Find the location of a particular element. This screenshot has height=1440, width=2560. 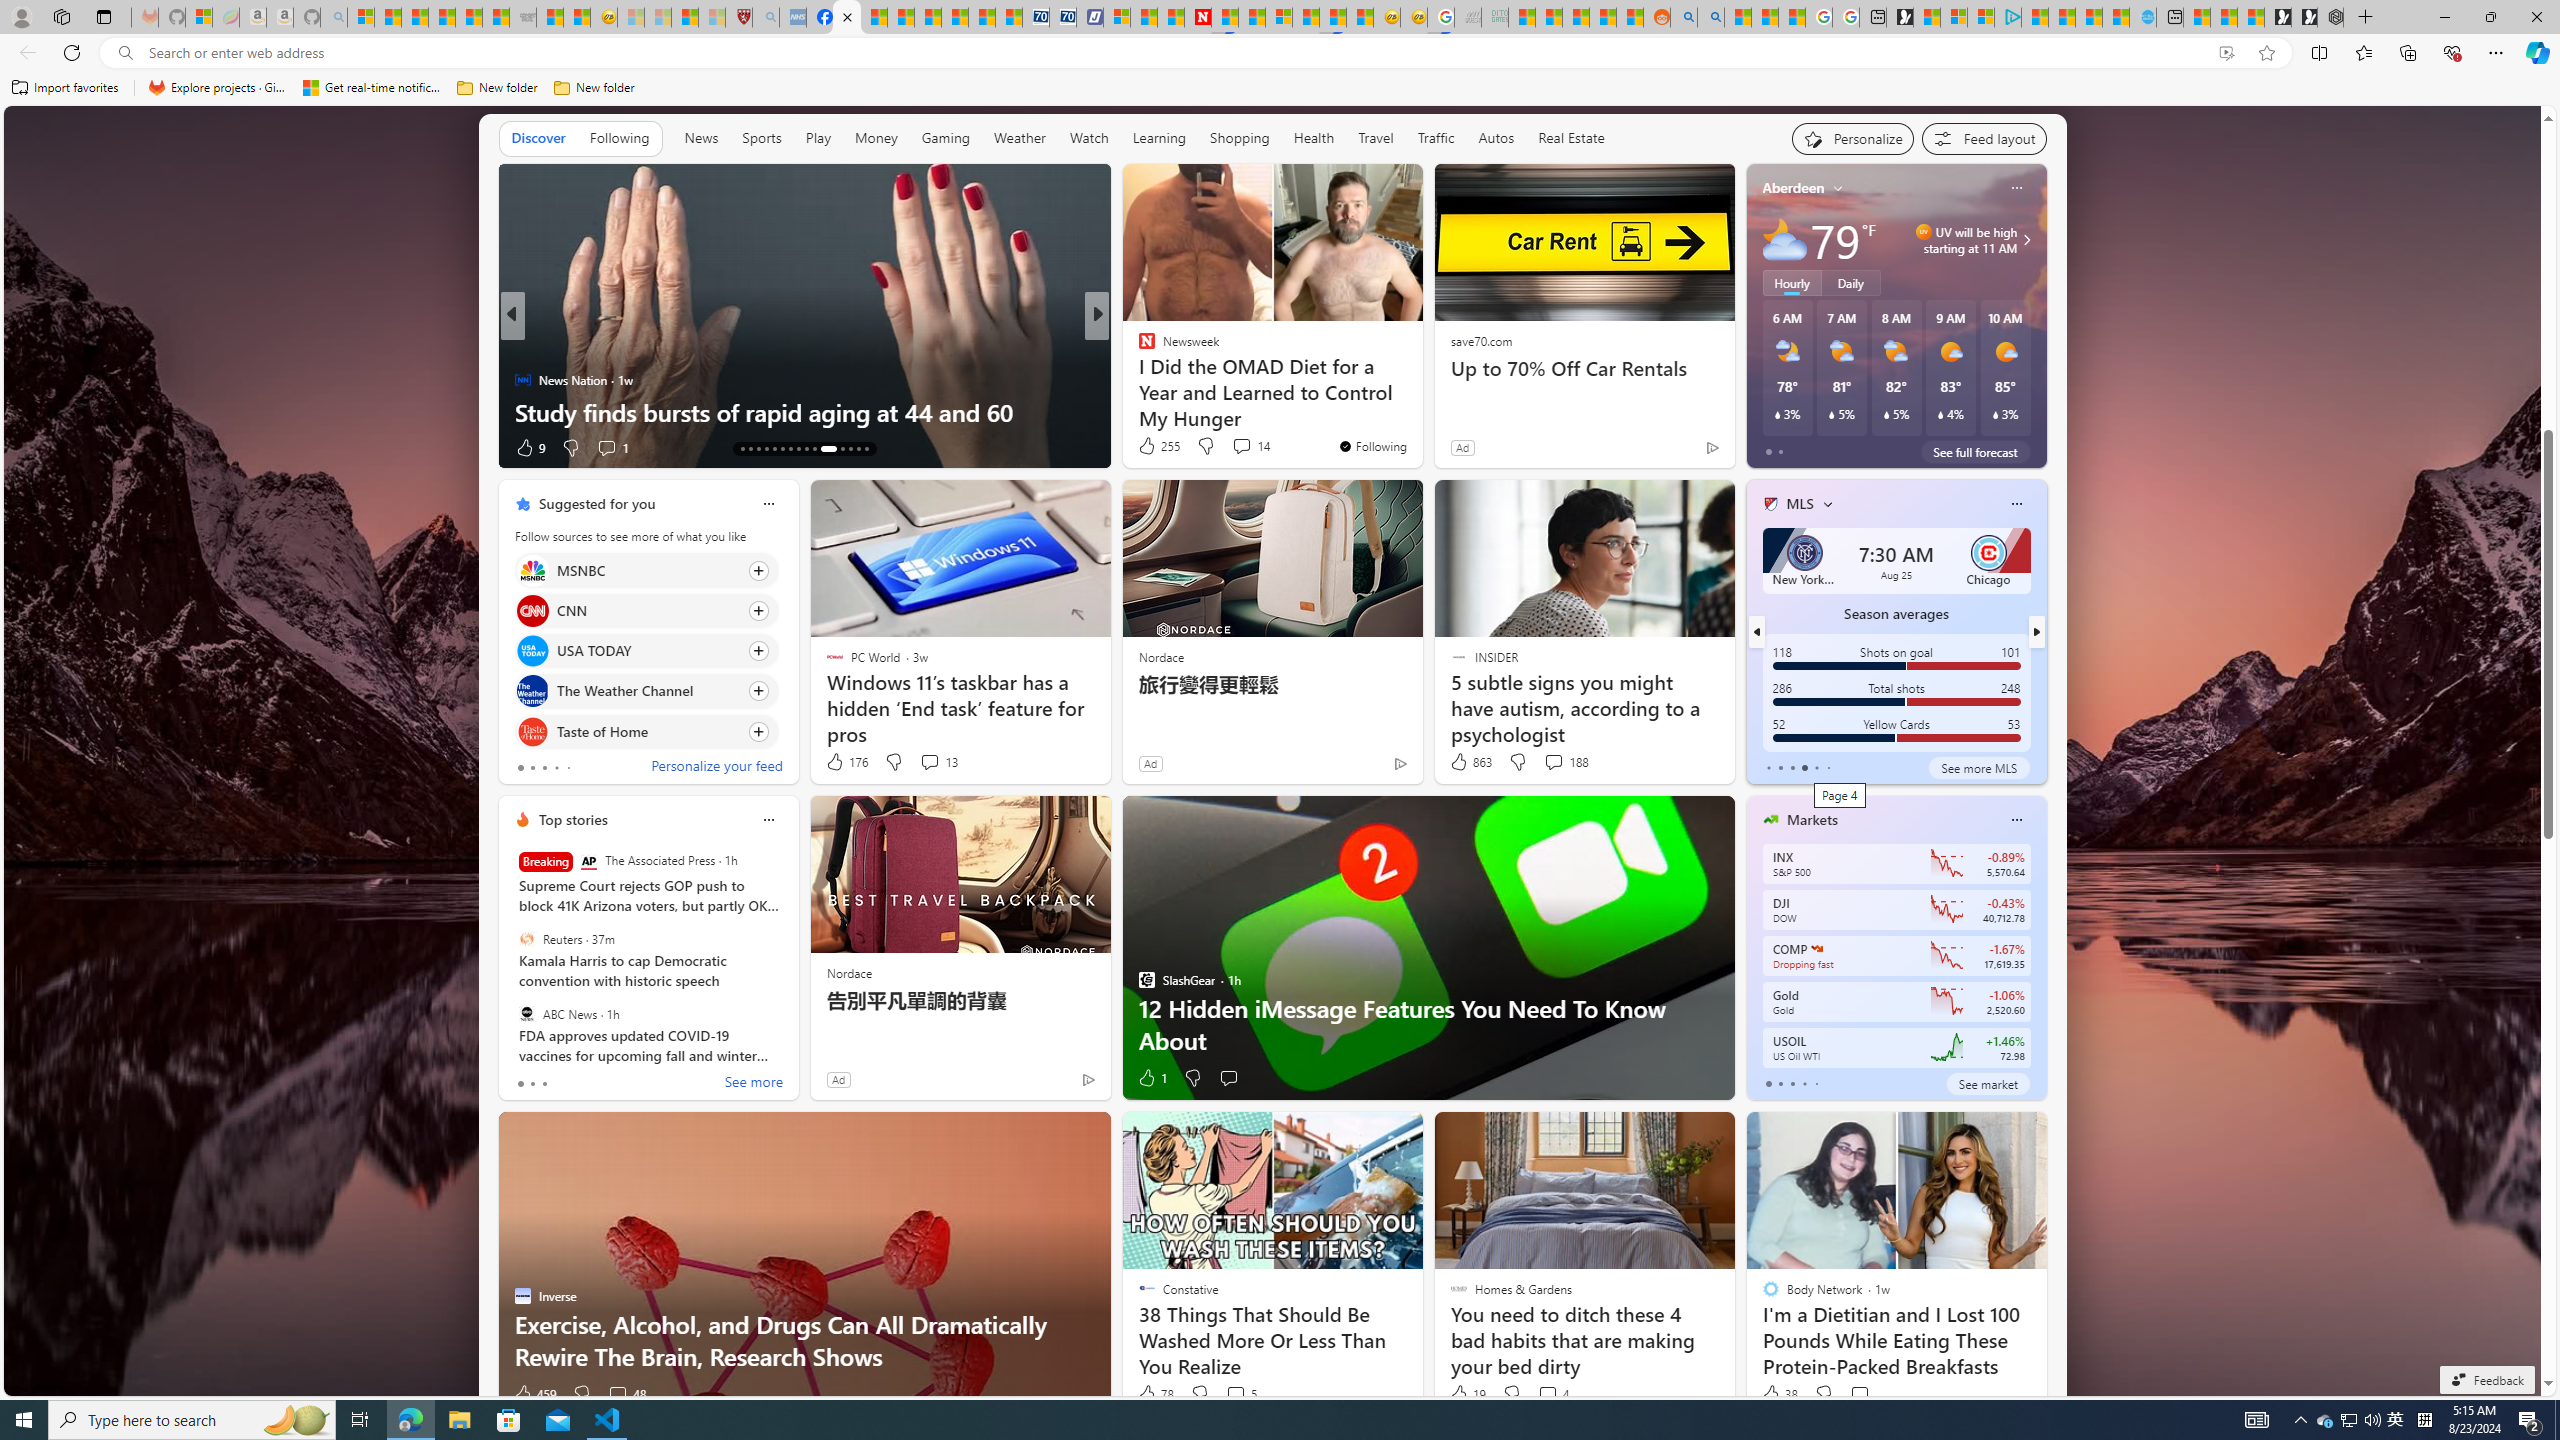

'Aberdeen' is located at coordinates (1793, 187).